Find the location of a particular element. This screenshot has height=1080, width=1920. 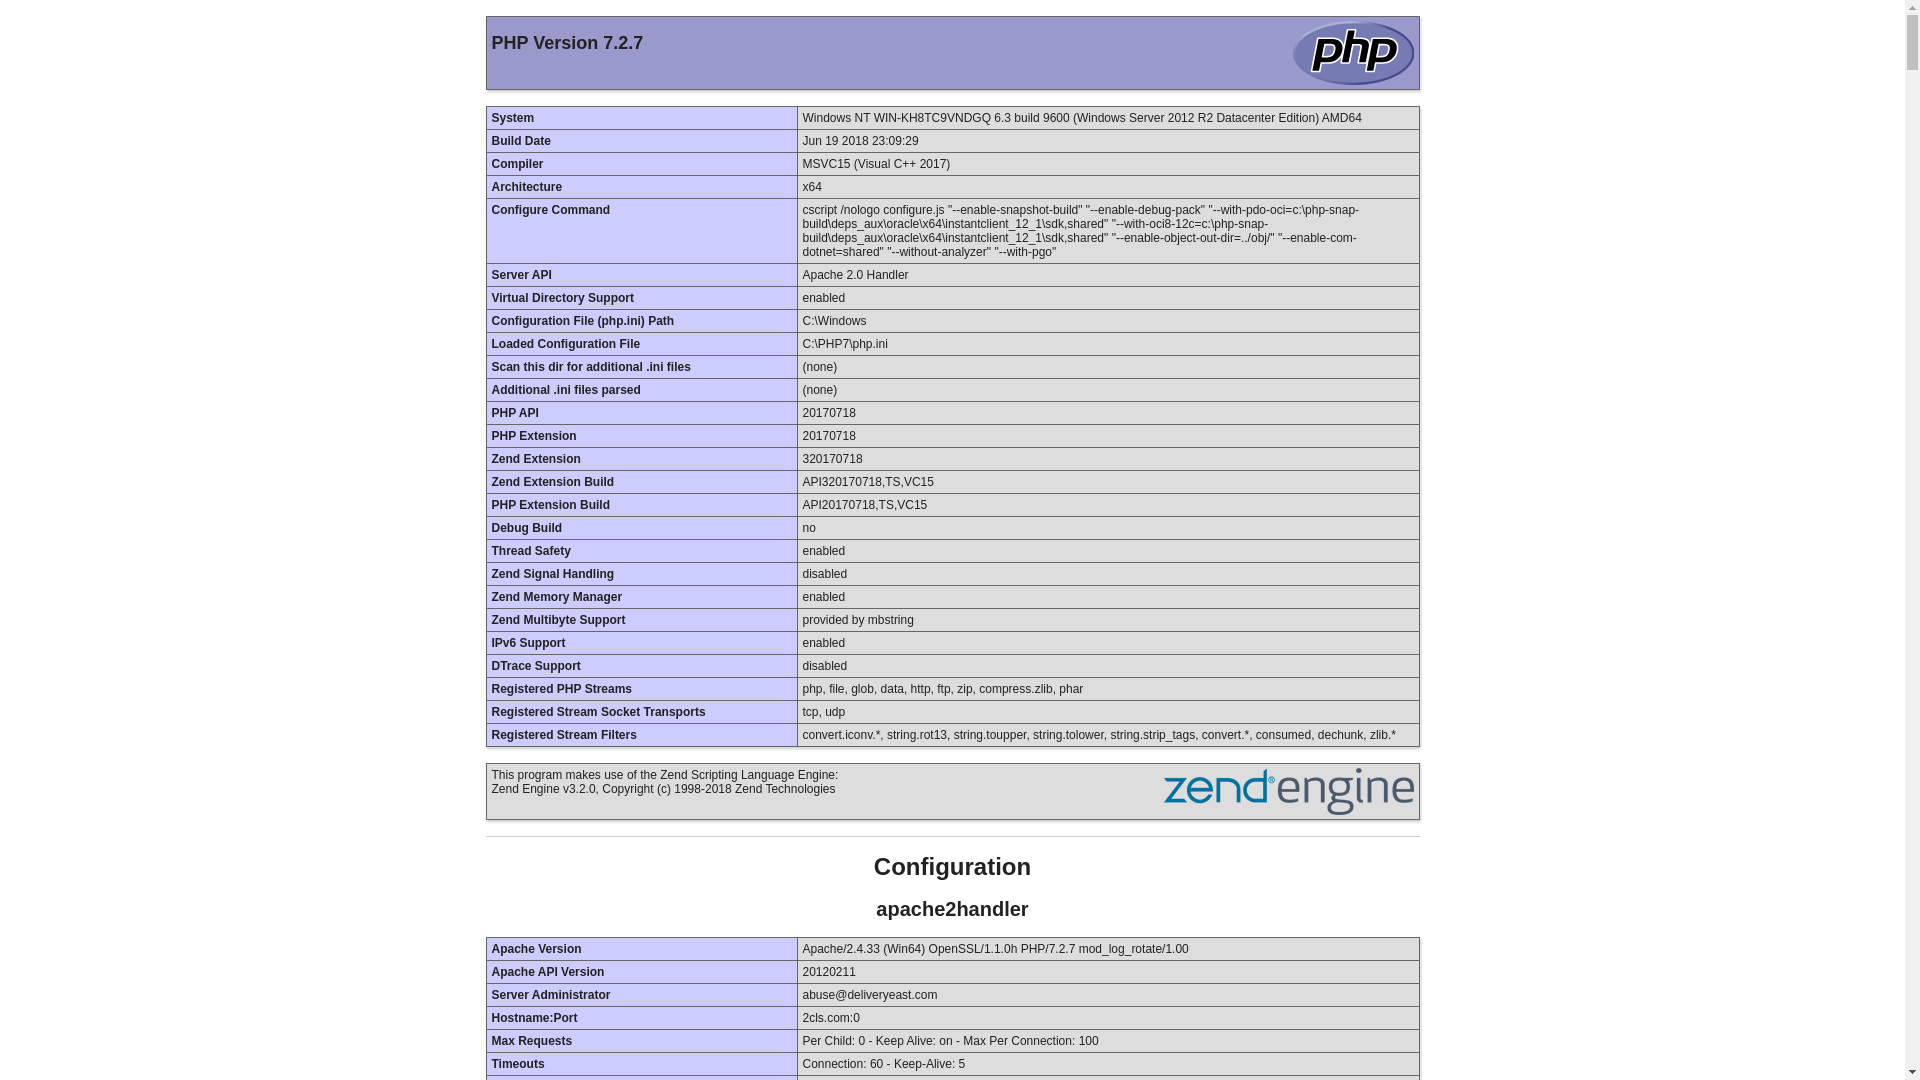

'apache2handler' is located at coordinates (950, 909).